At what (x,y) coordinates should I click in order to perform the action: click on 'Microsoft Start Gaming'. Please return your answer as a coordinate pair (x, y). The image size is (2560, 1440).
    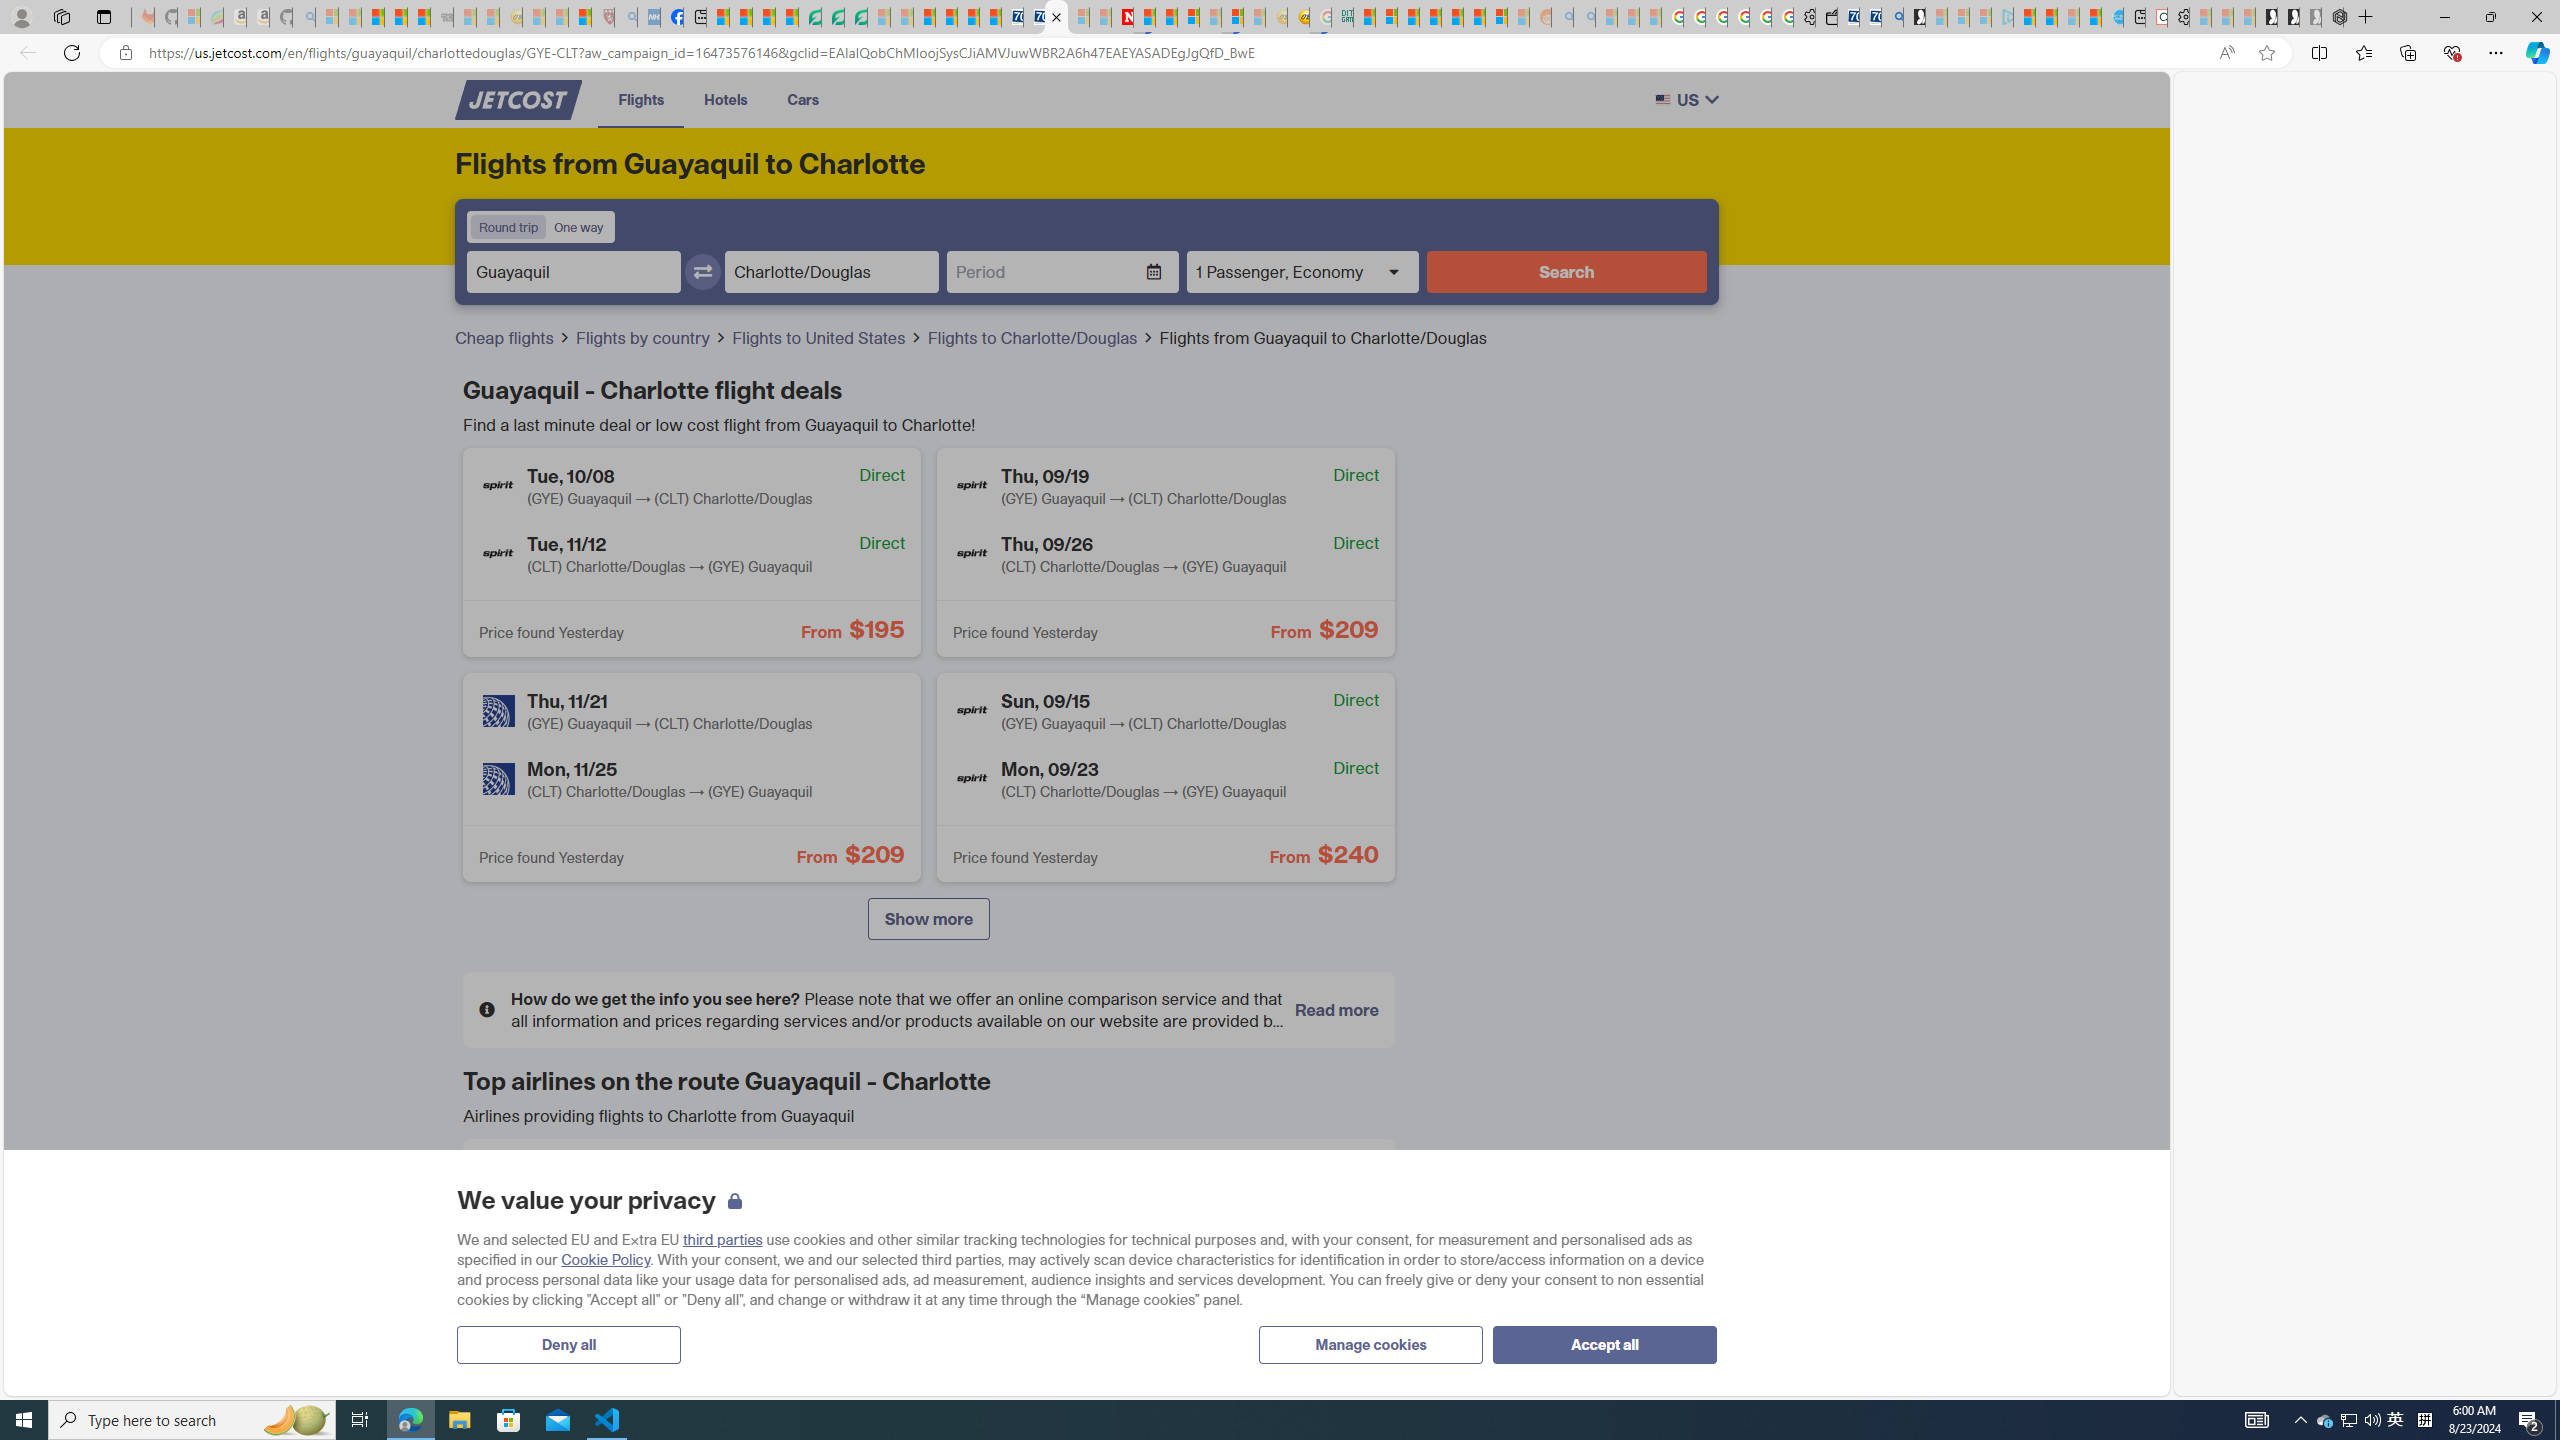
    Looking at the image, I should click on (1912, 16).